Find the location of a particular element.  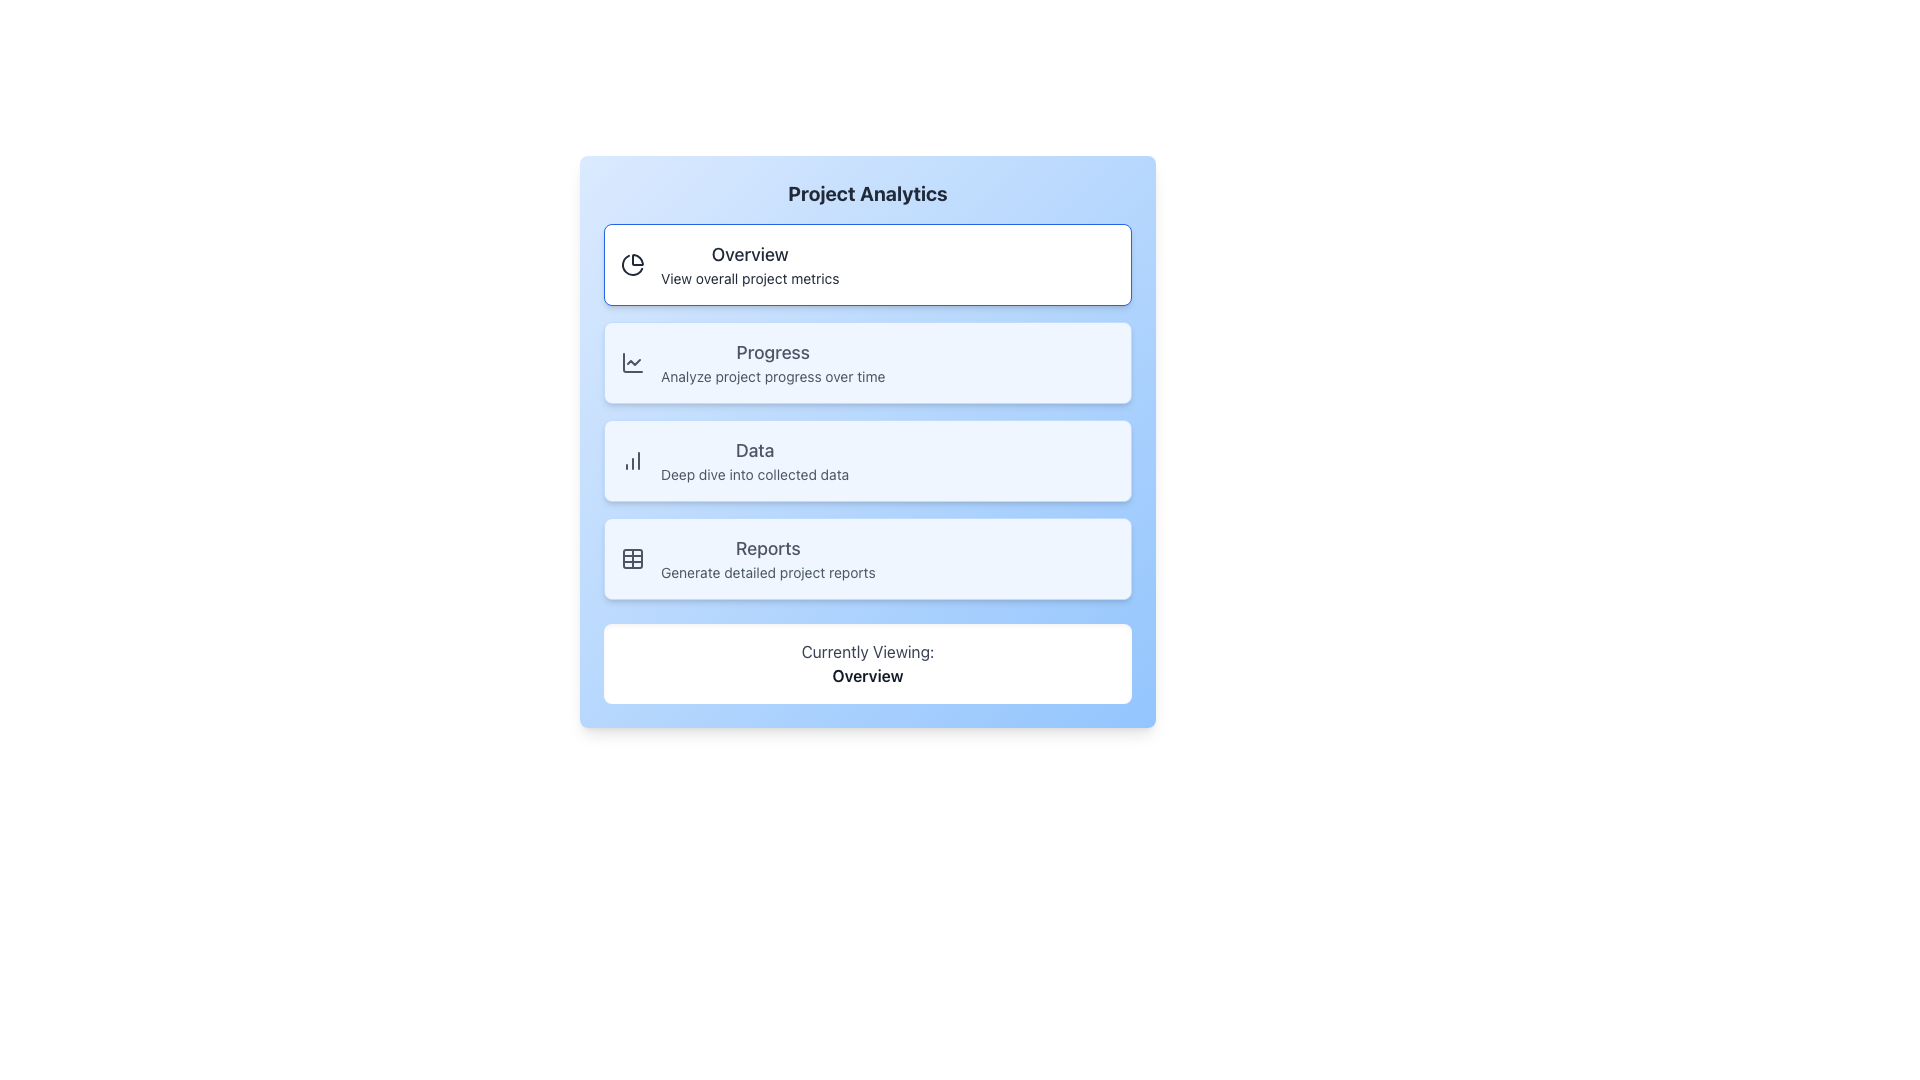

the text label that reads 'Currently Viewing:', which is styled in gray and positioned above the 'Overview' label is located at coordinates (868, 651).